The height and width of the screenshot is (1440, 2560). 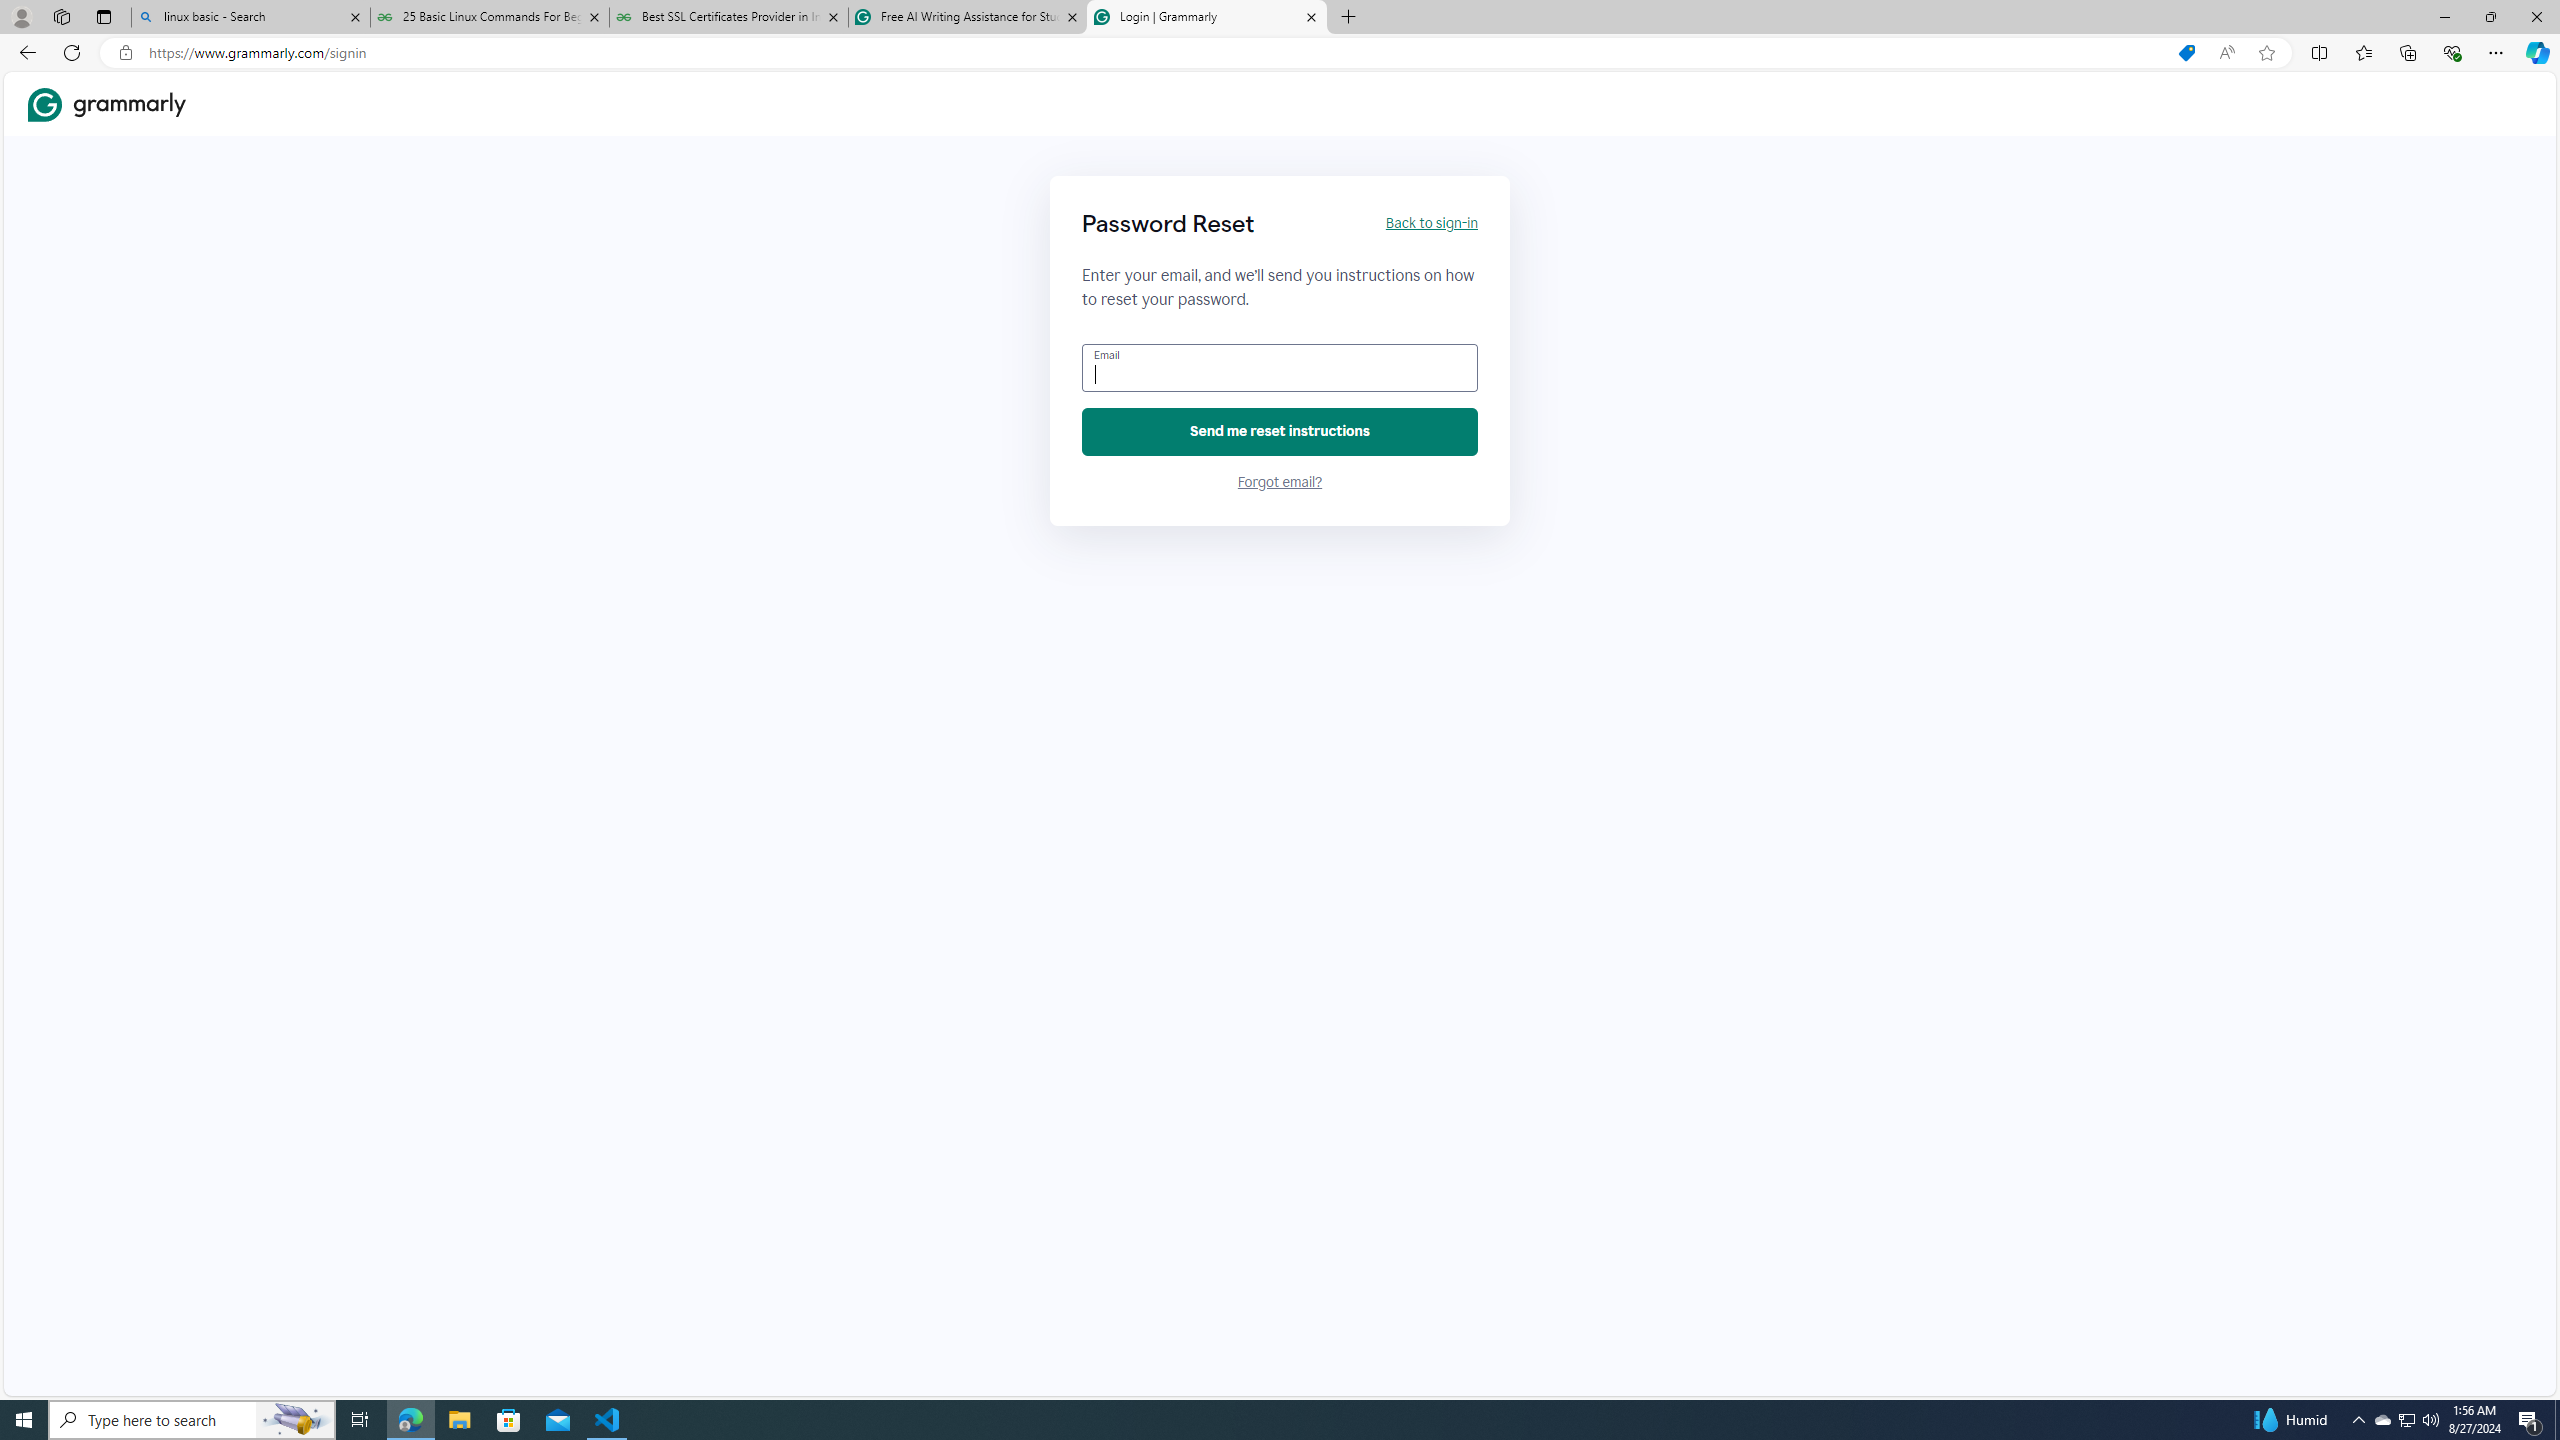 I want to click on 'Email', so click(x=1280, y=367).